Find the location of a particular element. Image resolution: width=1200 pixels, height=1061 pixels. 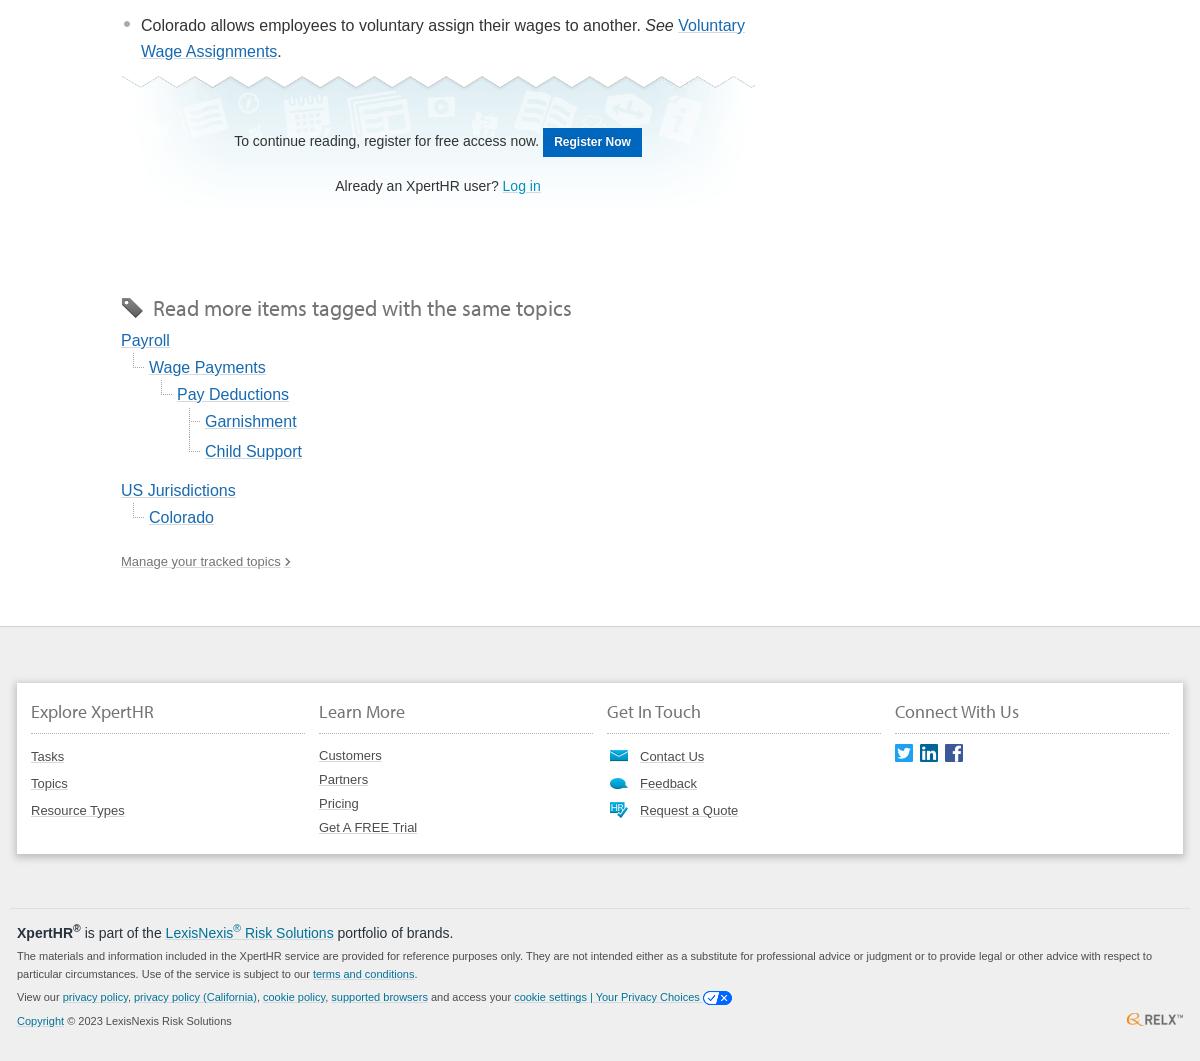

'US Jurisdictions' is located at coordinates (176, 489).